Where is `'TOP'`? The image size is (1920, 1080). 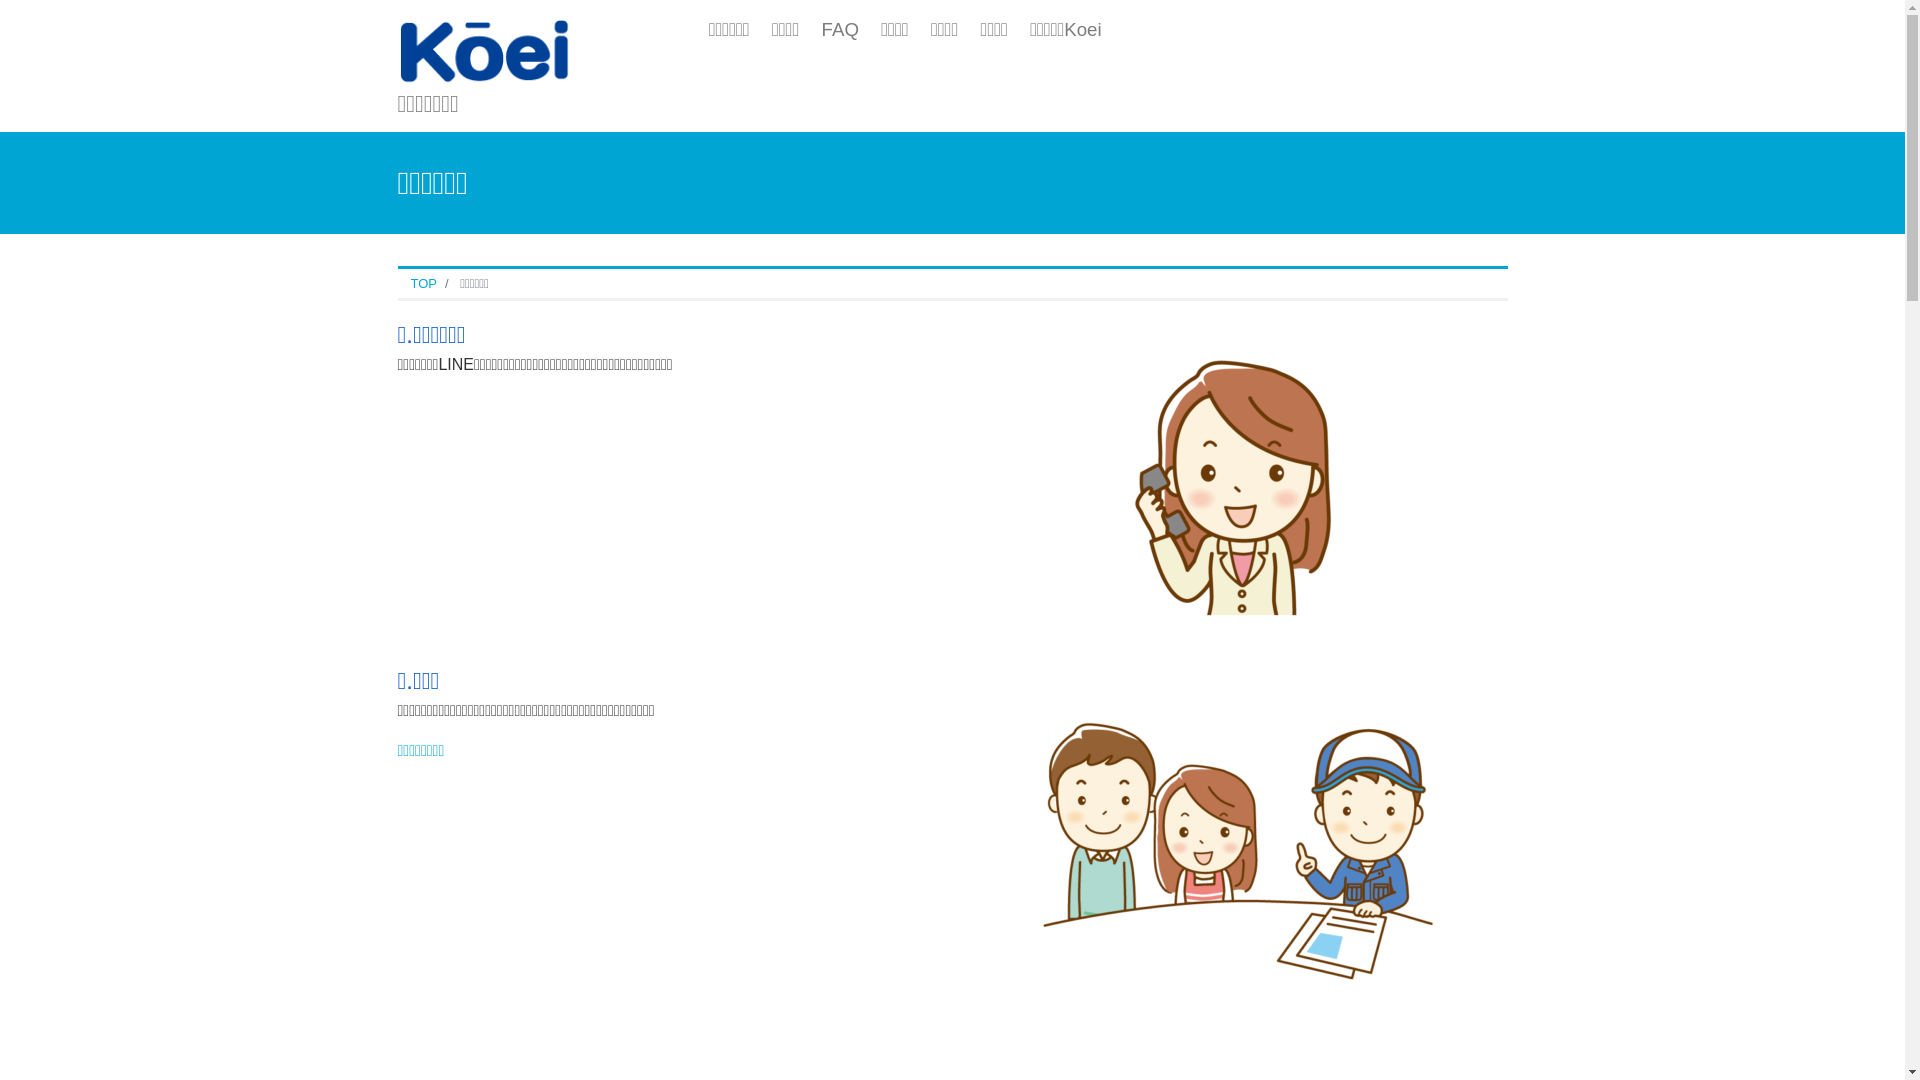 'TOP' is located at coordinates (422, 283).